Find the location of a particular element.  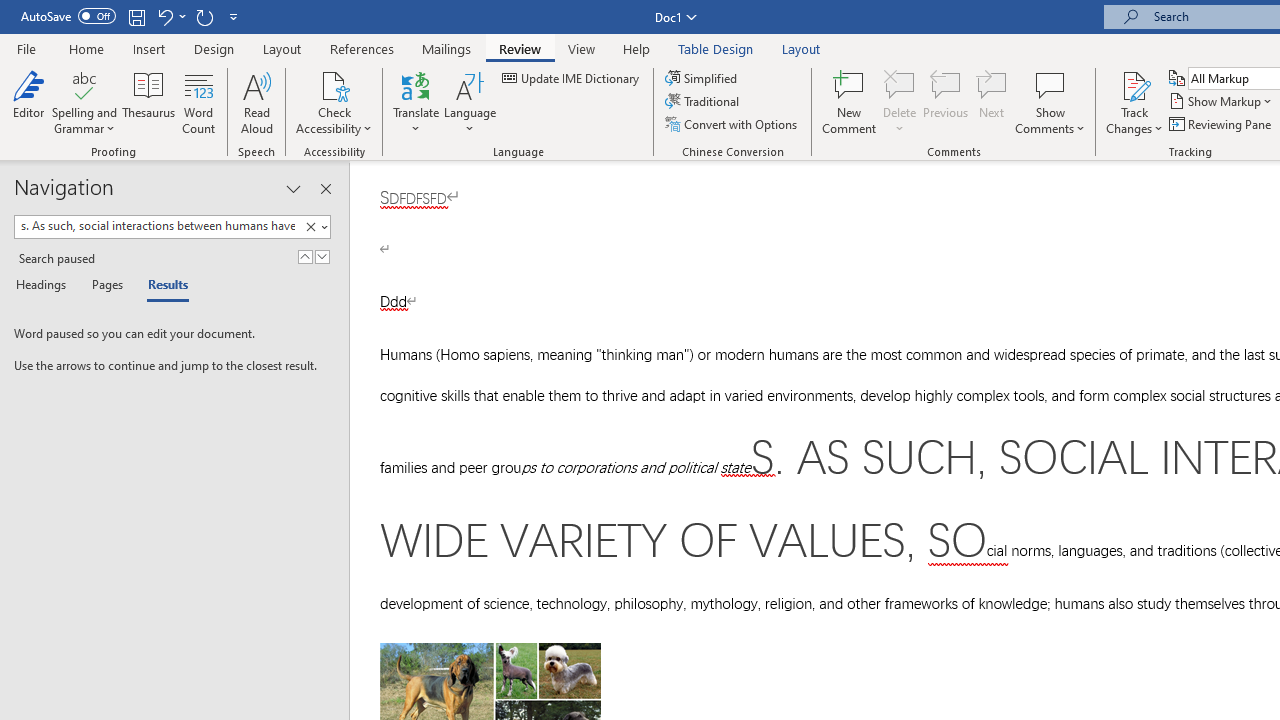

'Track Changes' is located at coordinates (1134, 103).